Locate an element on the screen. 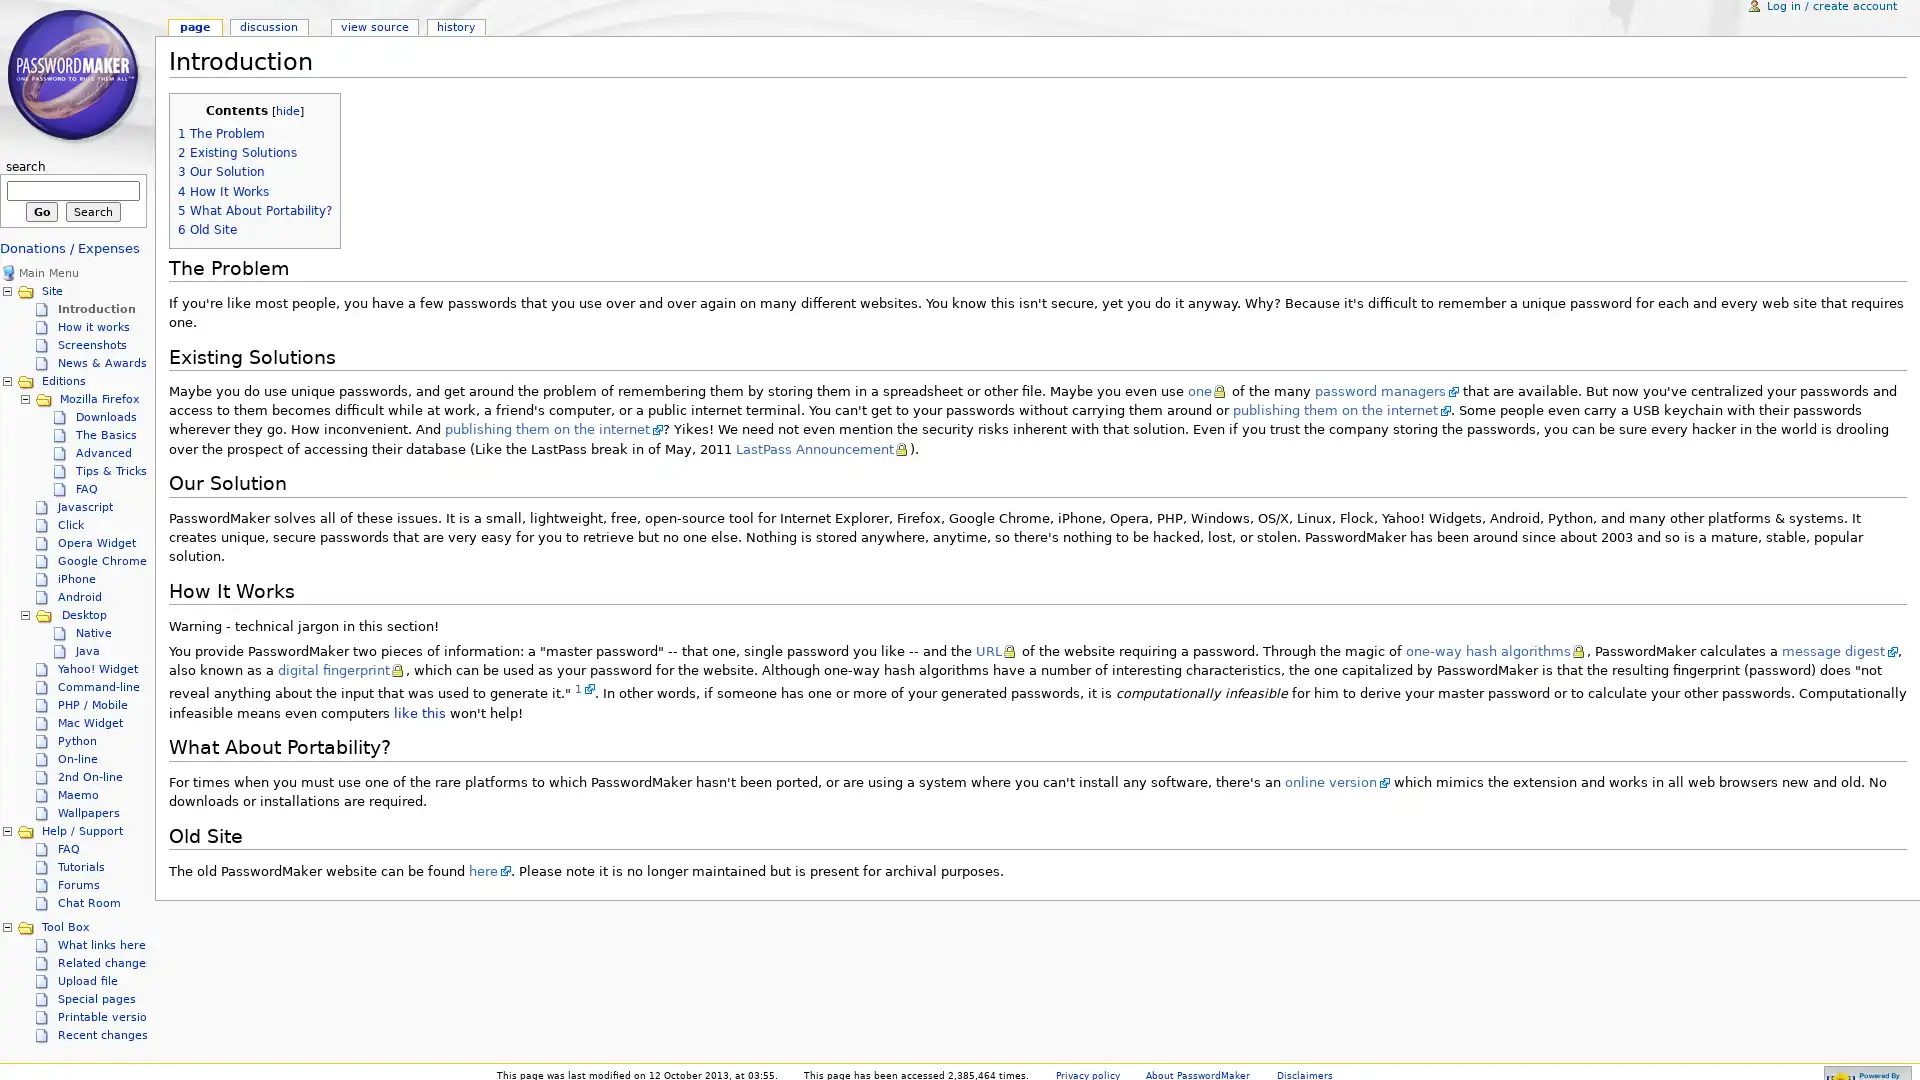 Image resolution: width=1920 pixels, height=1080 pixels. Search is located at coordinates (92, 212).